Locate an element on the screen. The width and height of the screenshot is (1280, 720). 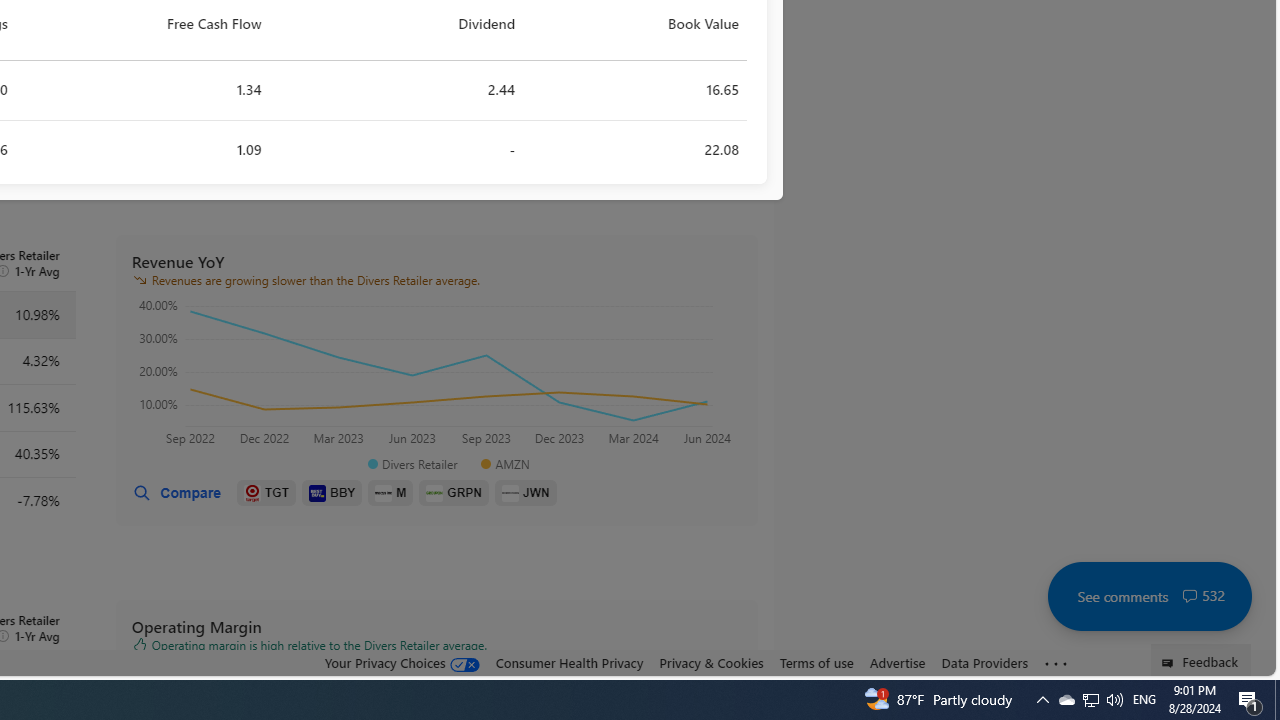
'BBY' is located at coordinates (332, 493).